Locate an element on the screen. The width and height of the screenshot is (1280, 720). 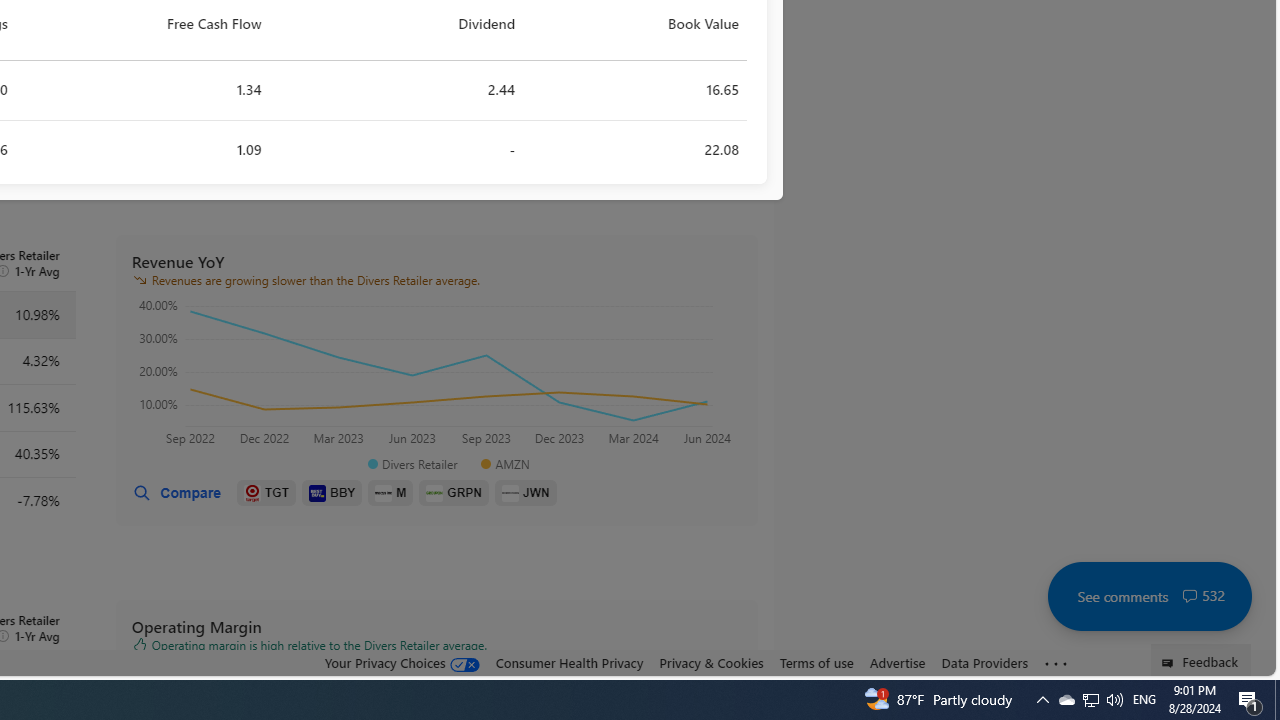
'BBY' is located at coordinates (332, 493).